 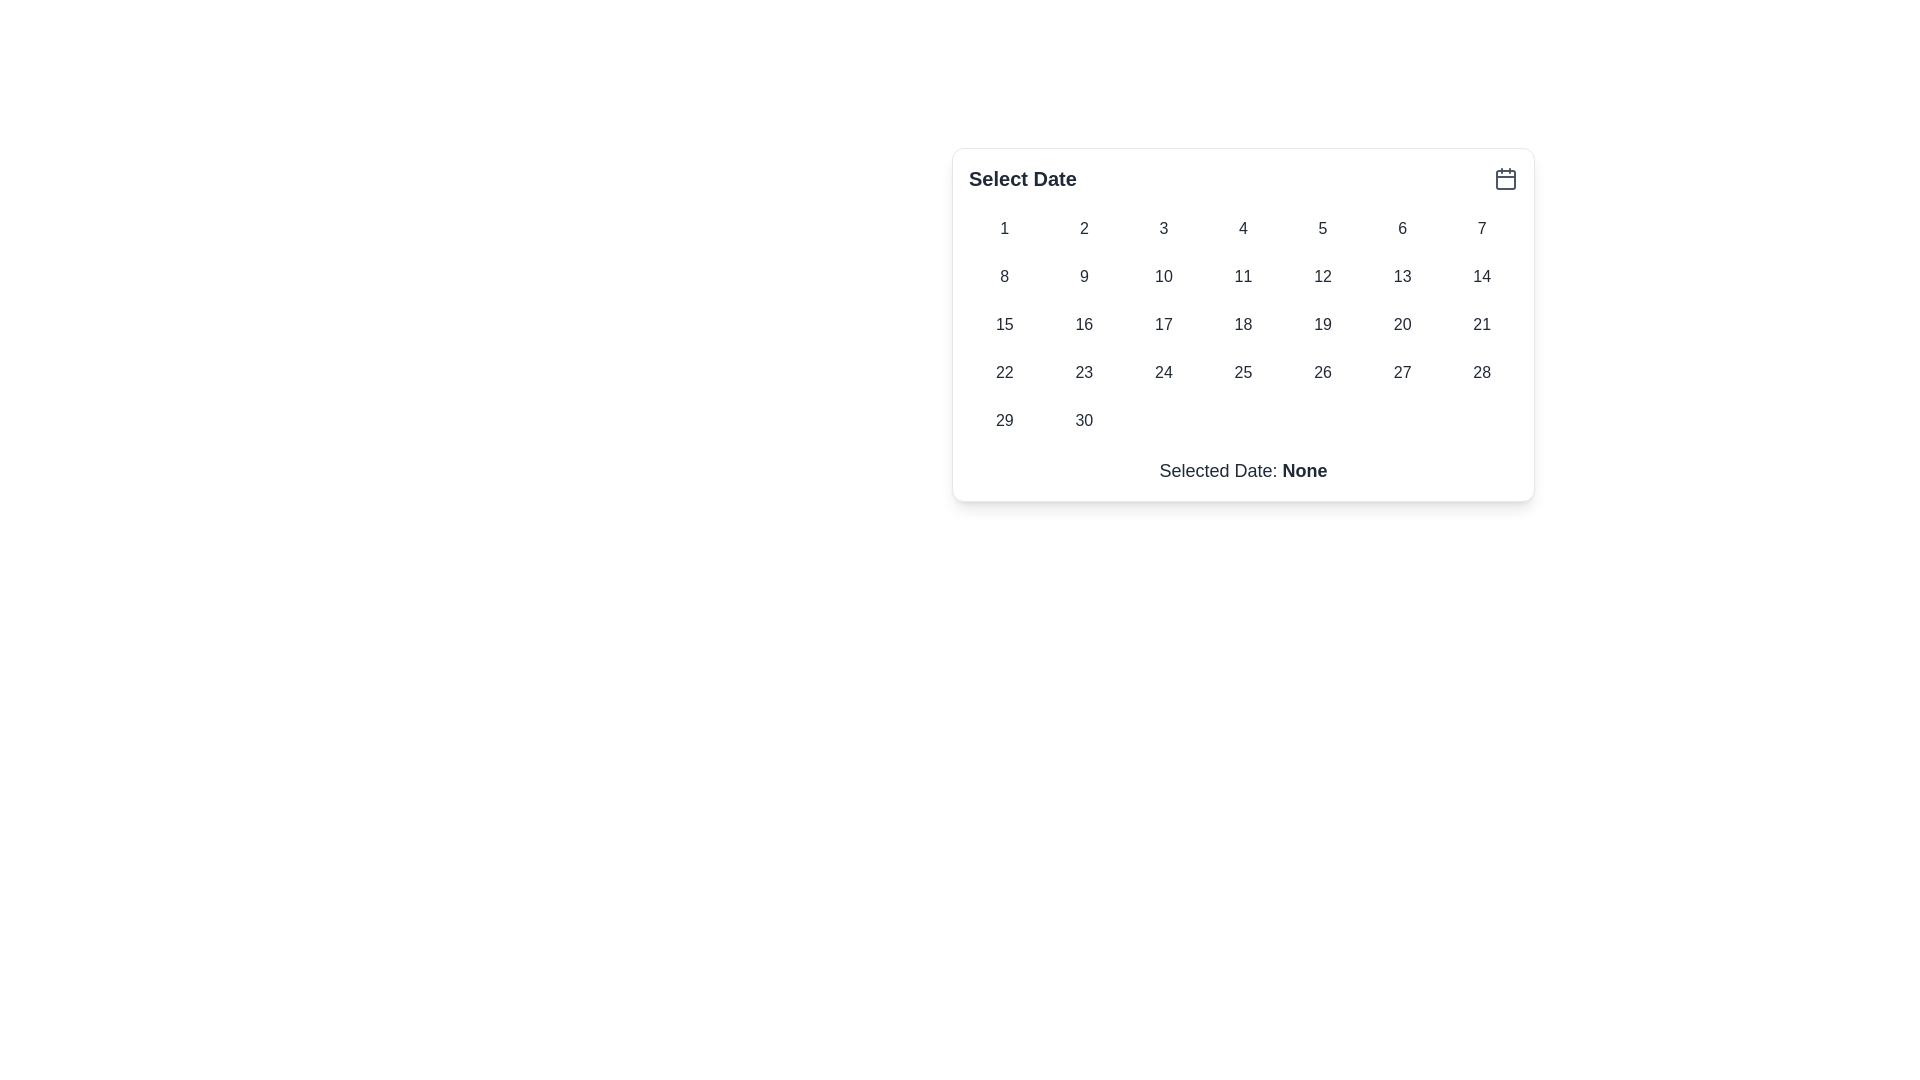 What do you see at coordinates (1482, 227) in the screenshot?
I see `the selectable date representation button for the 7th day of the month in the calendar interface, located in the first row of the grid layout` at bounding box center [1482, 227].